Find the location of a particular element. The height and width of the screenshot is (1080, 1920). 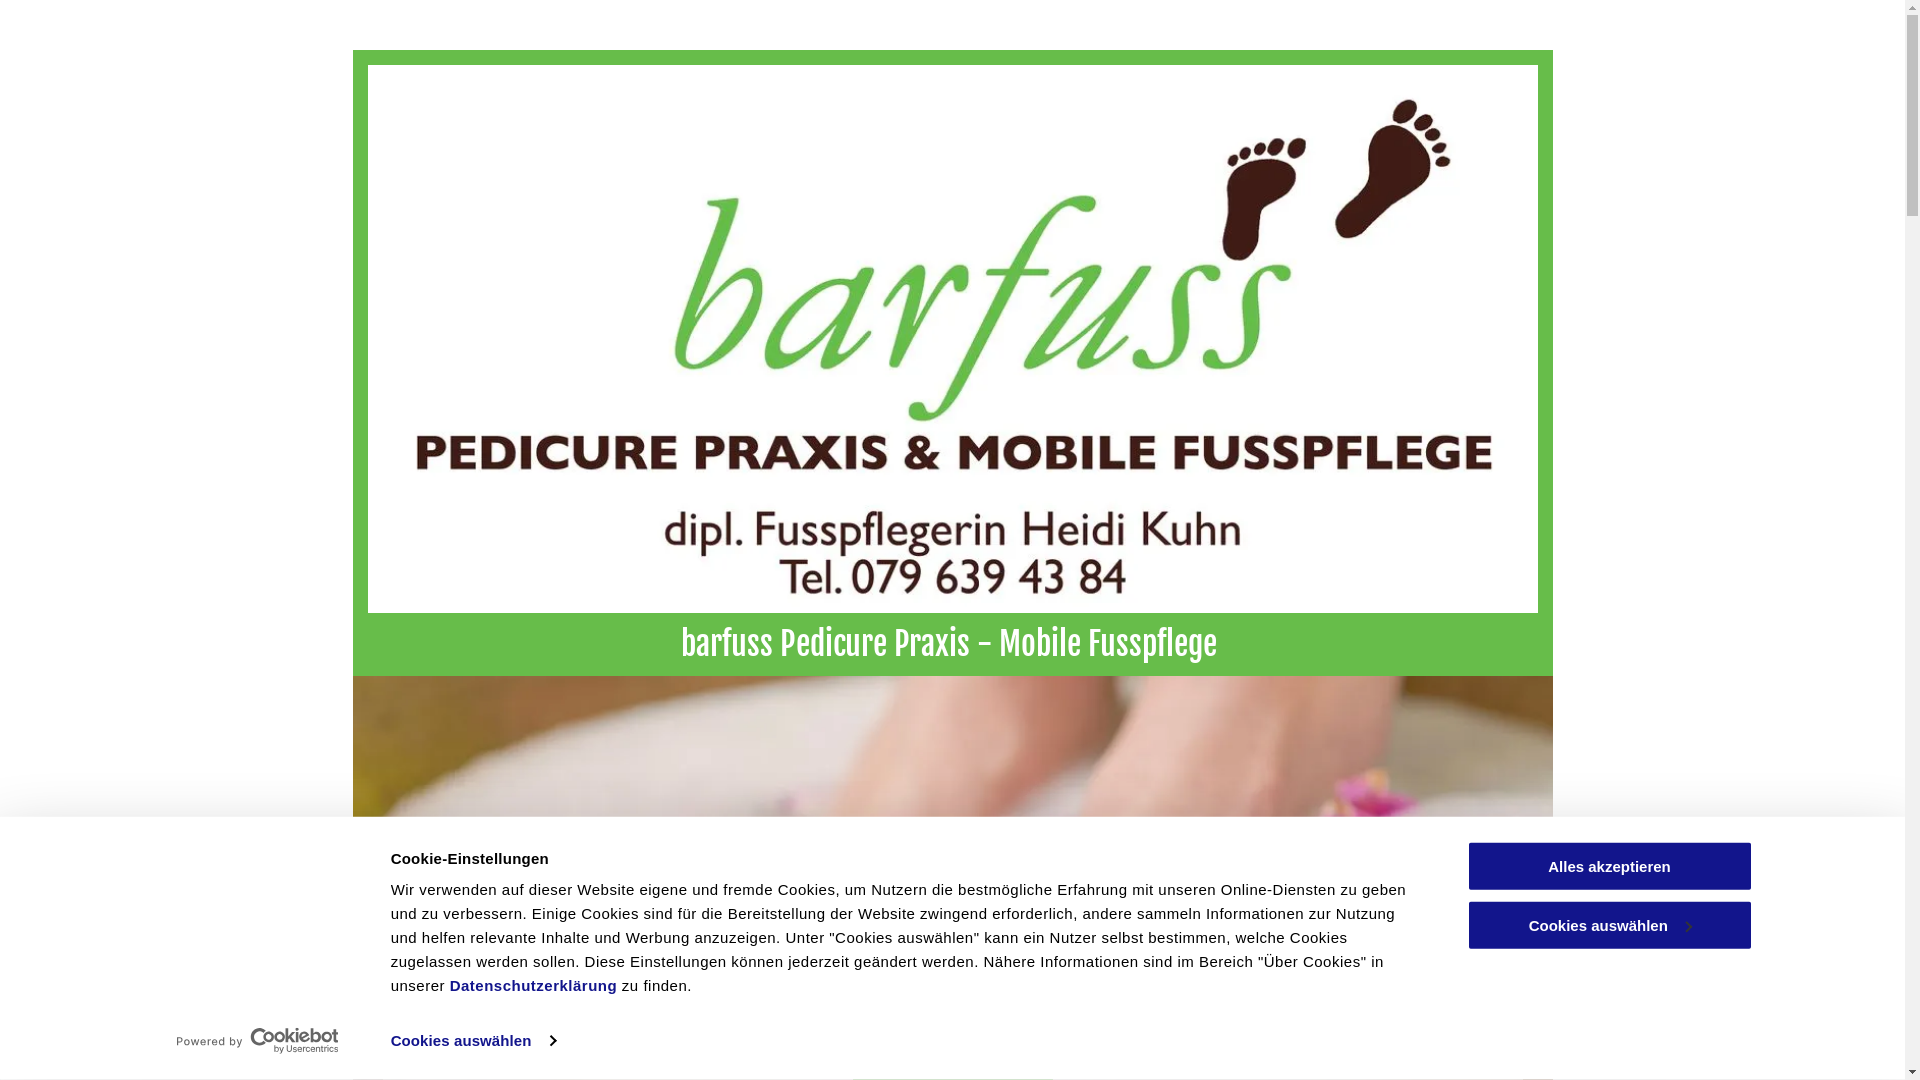

'Alles akzeptieren' is located at coordinates (1608, 865).